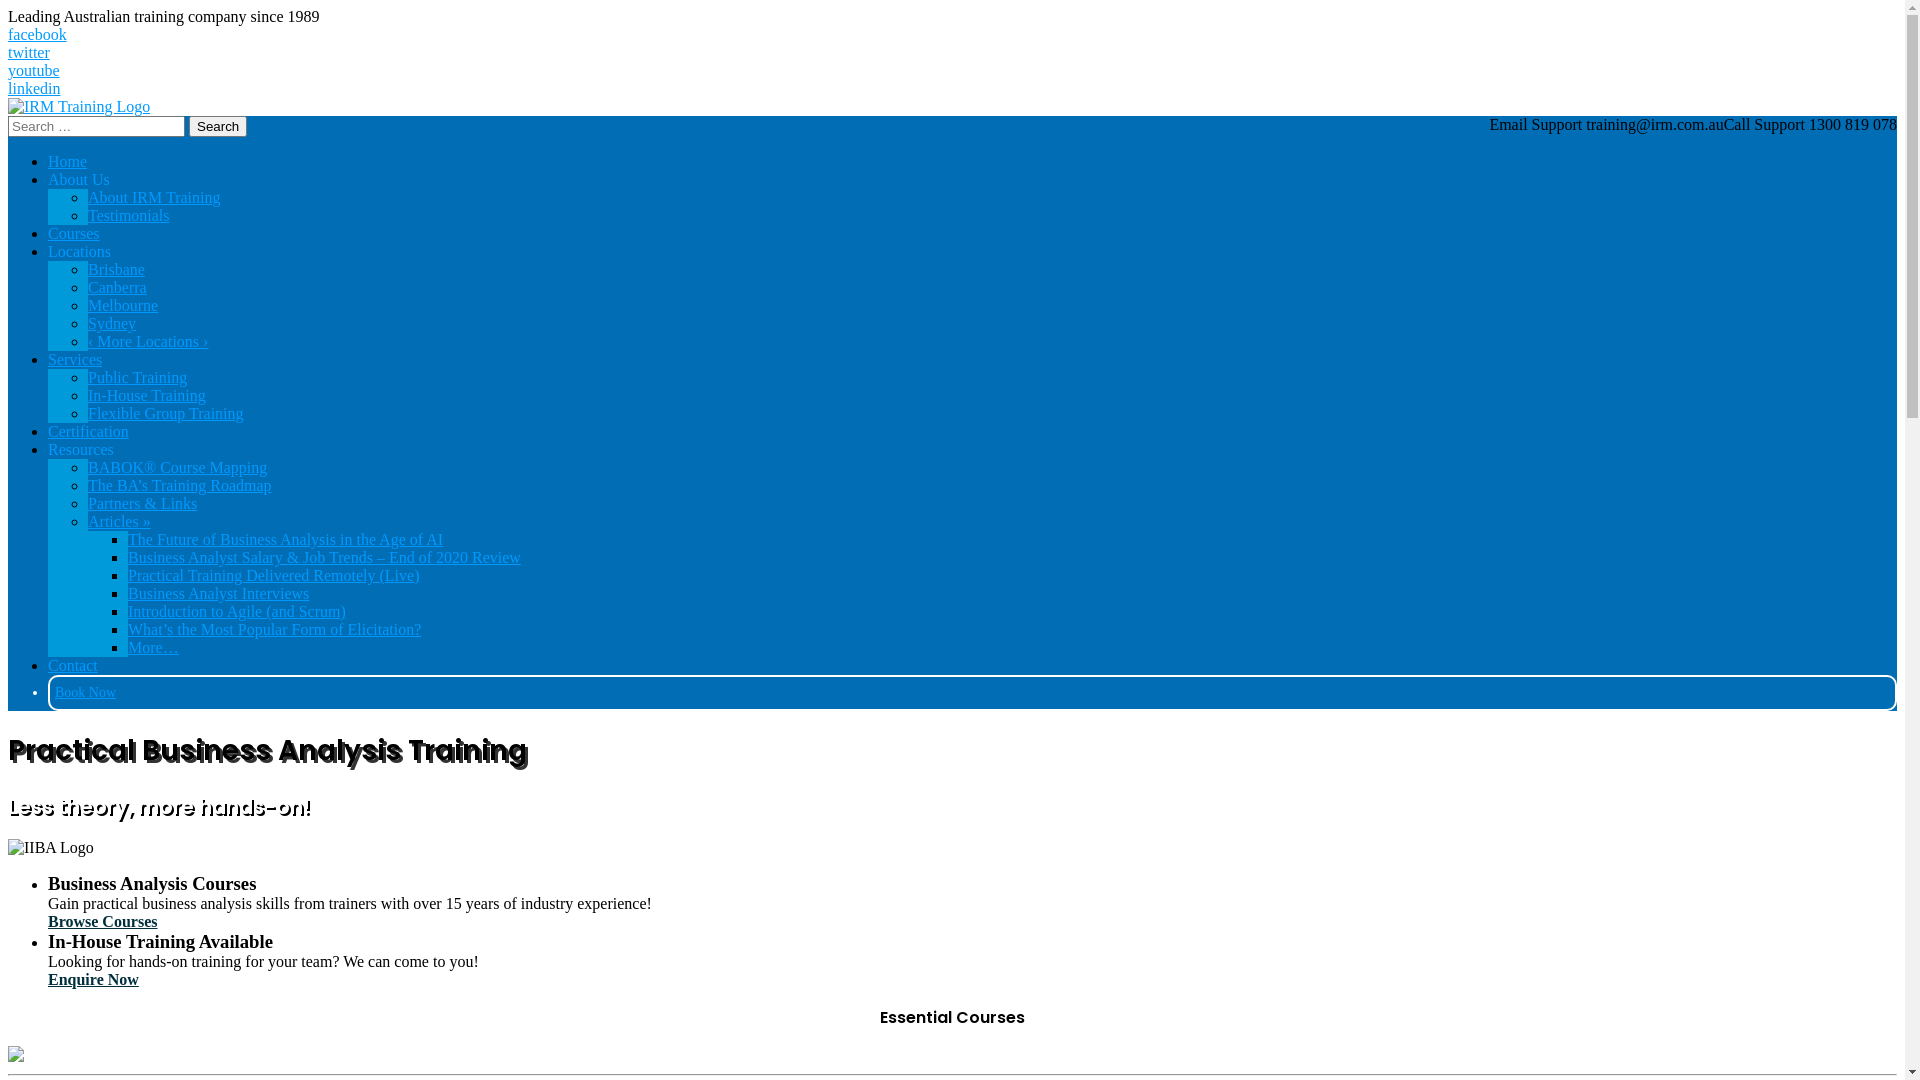 The height and width of the screenshot is (1080, 1920). Describe the element at coordinates (116, 287) in the screenshot. I see `'Canberra'` at that location.